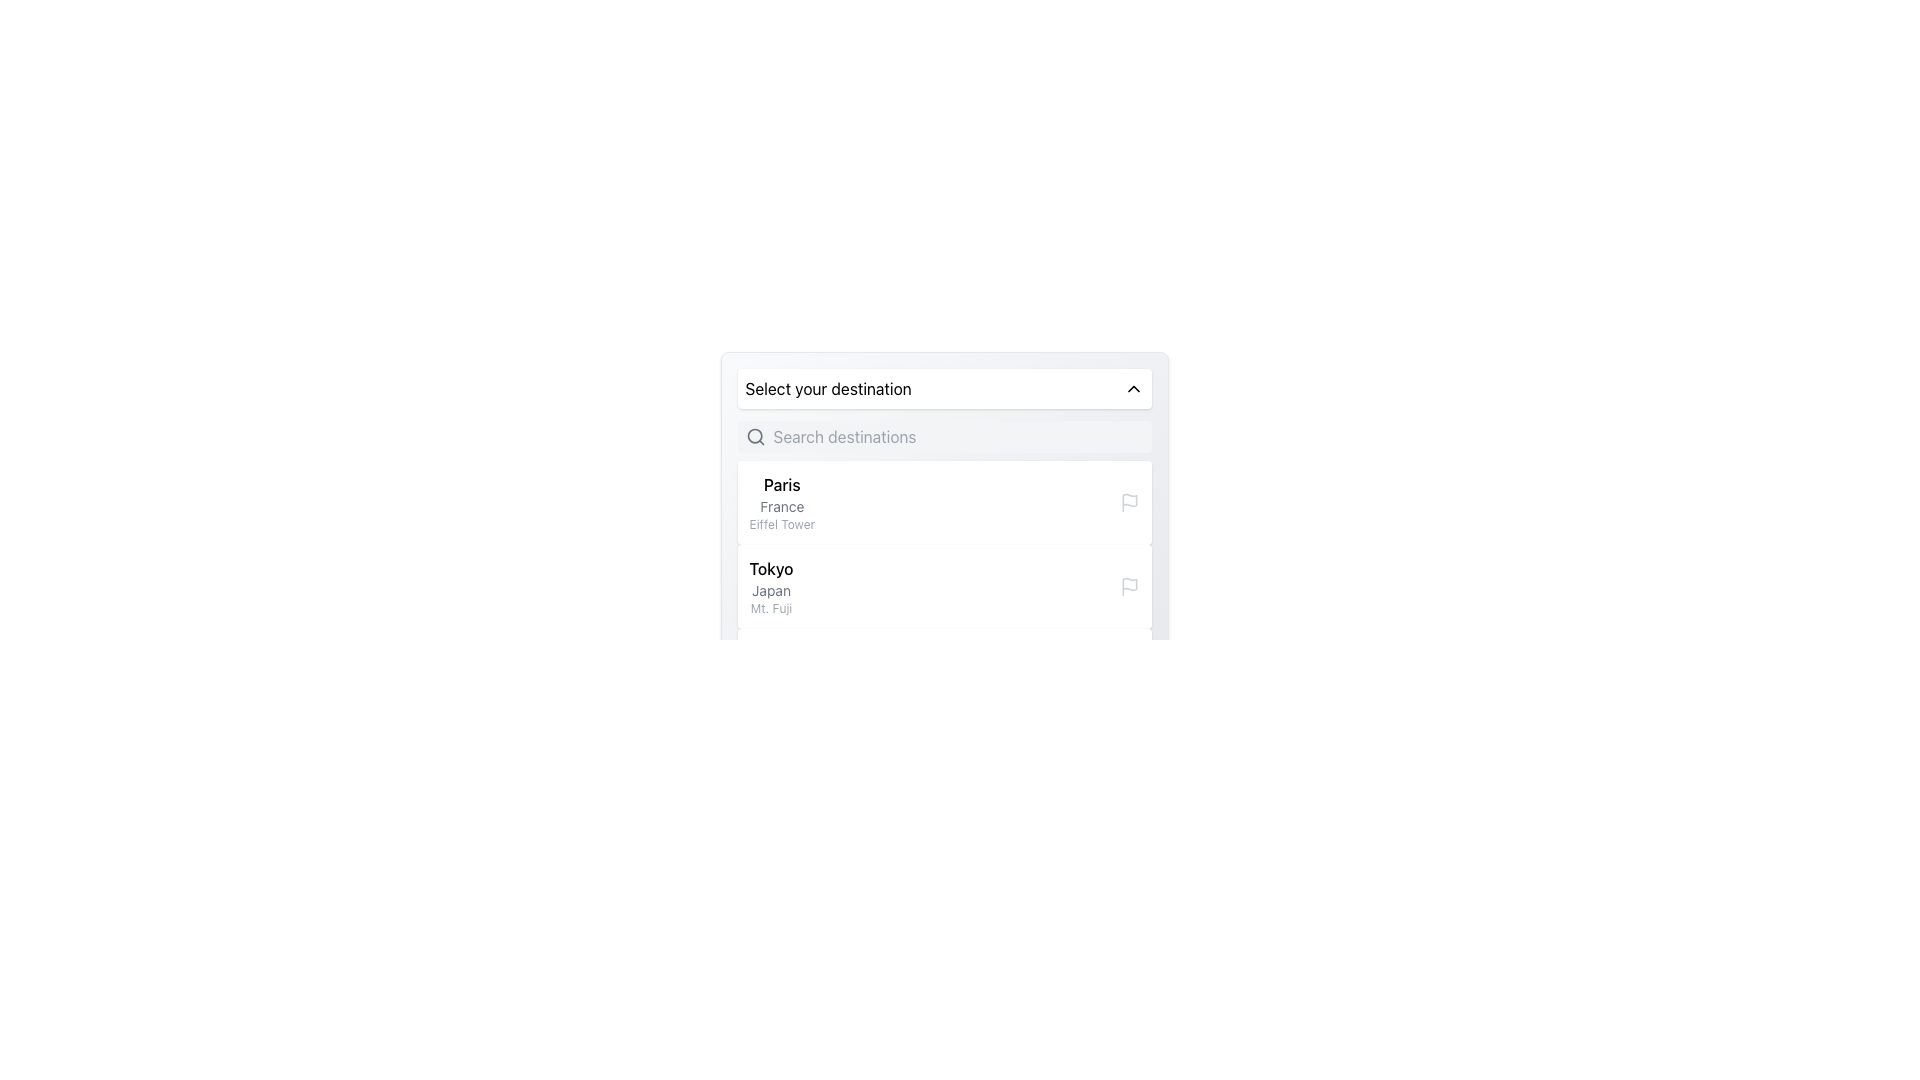  Describe the element at coordinates (1129, 499) in the screenshot. I see `the flag icon located to the right of the text details 'Paris, France' in the list of destinations` at that location.